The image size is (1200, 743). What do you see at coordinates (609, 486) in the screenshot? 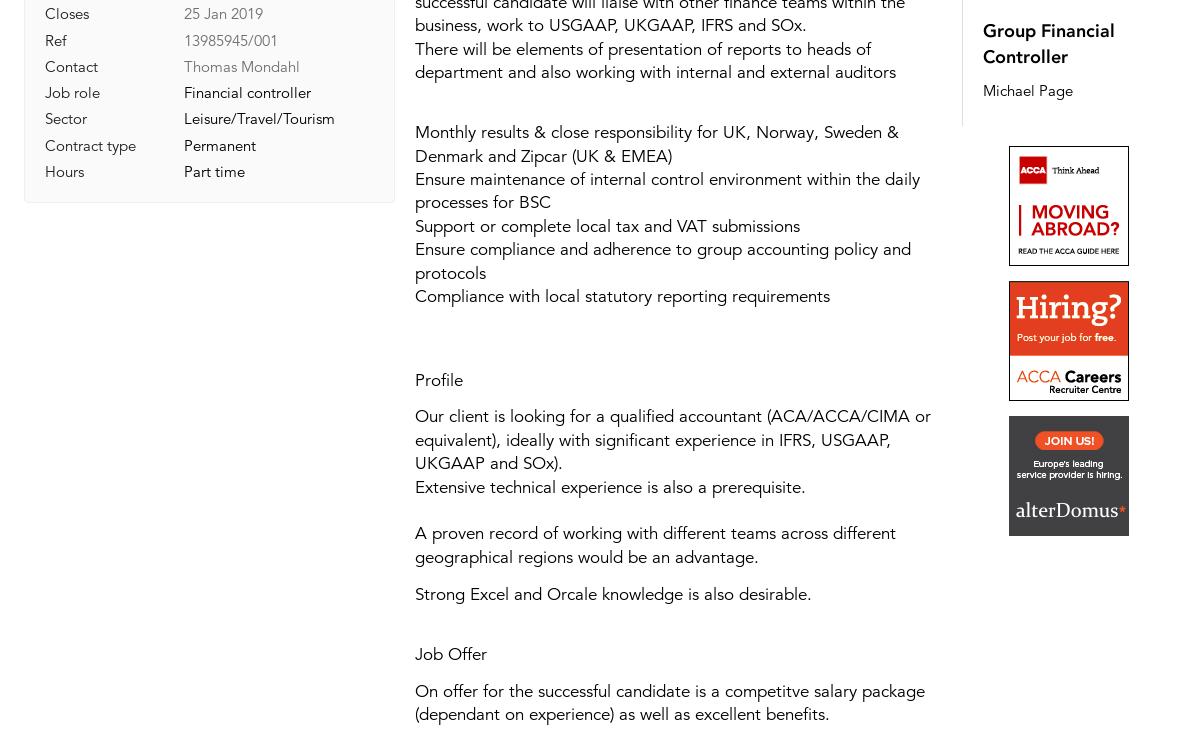
I see `'Extensive technical experience is also a prerequisite.'` at bounding box center [609, 486].